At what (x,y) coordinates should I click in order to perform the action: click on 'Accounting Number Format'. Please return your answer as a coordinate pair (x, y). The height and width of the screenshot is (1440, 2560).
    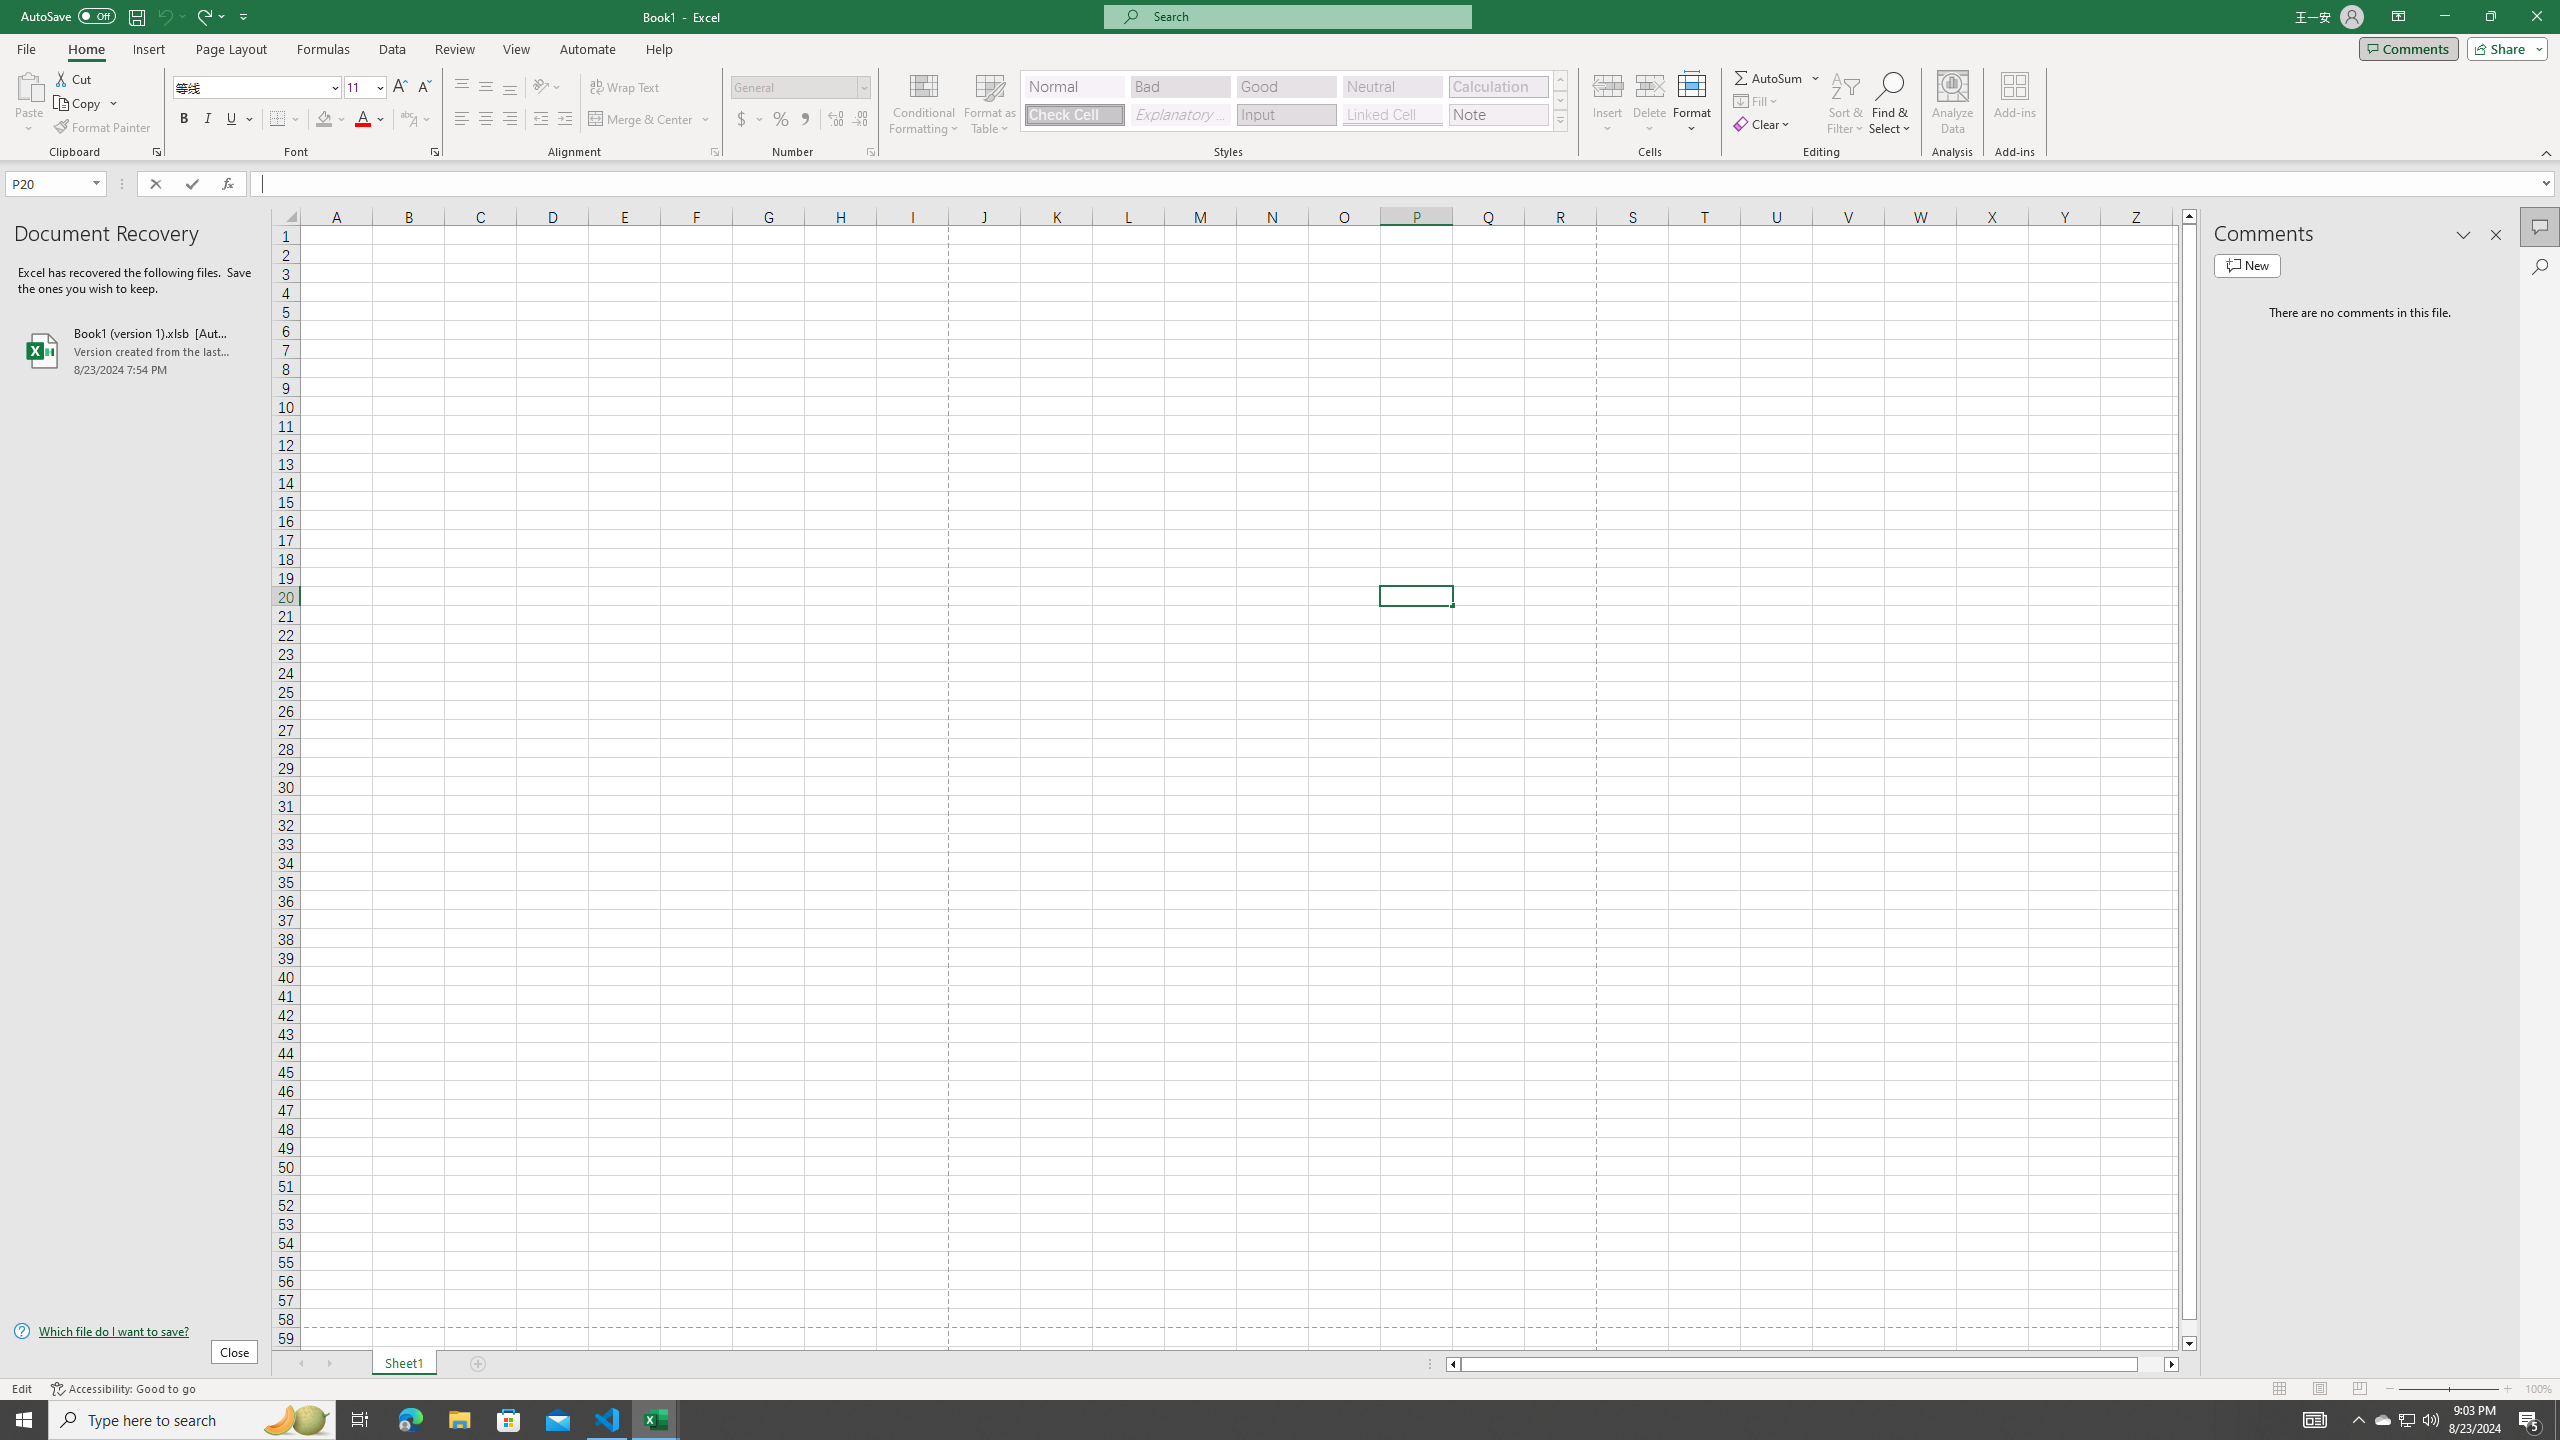
    Looking at the image, I should click on (750, 118).